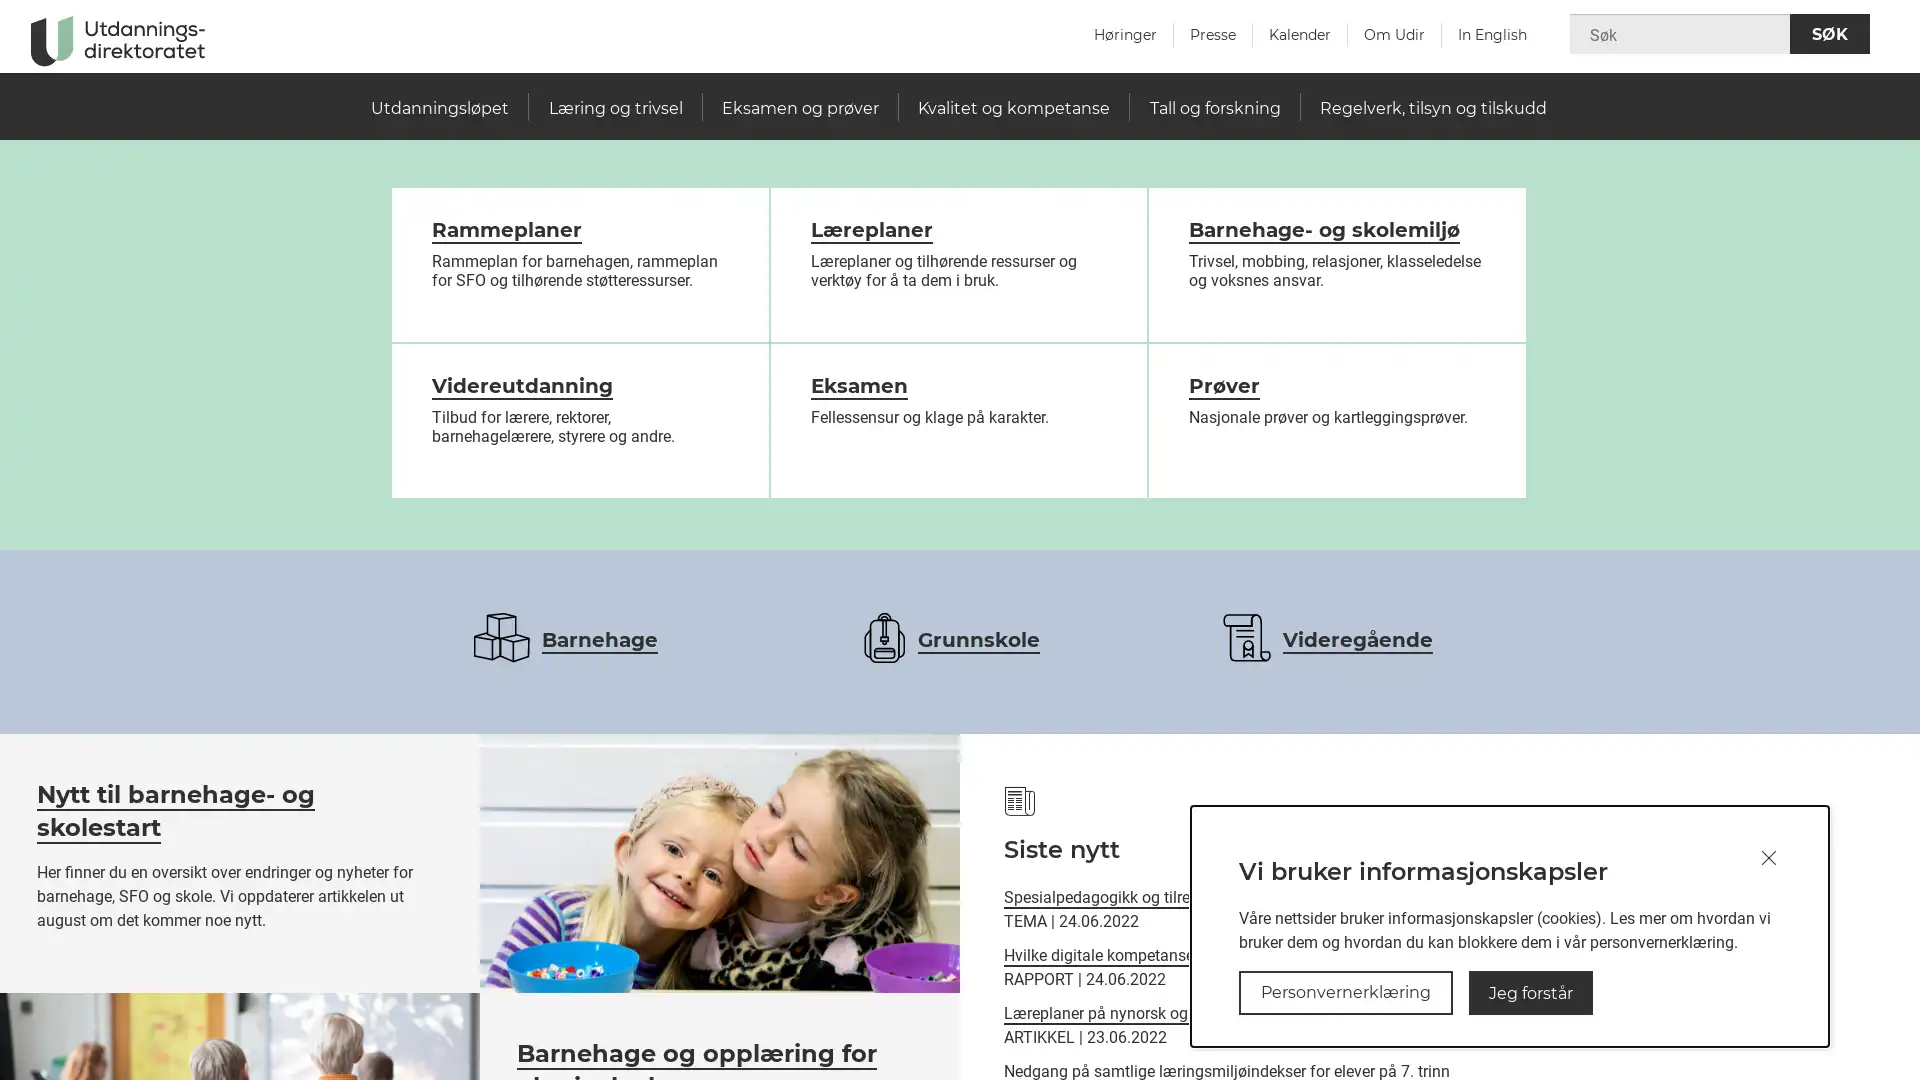 This screenshot has height=1080, width=1920. I want to click on Utdanningslpet, so click(439, 108).